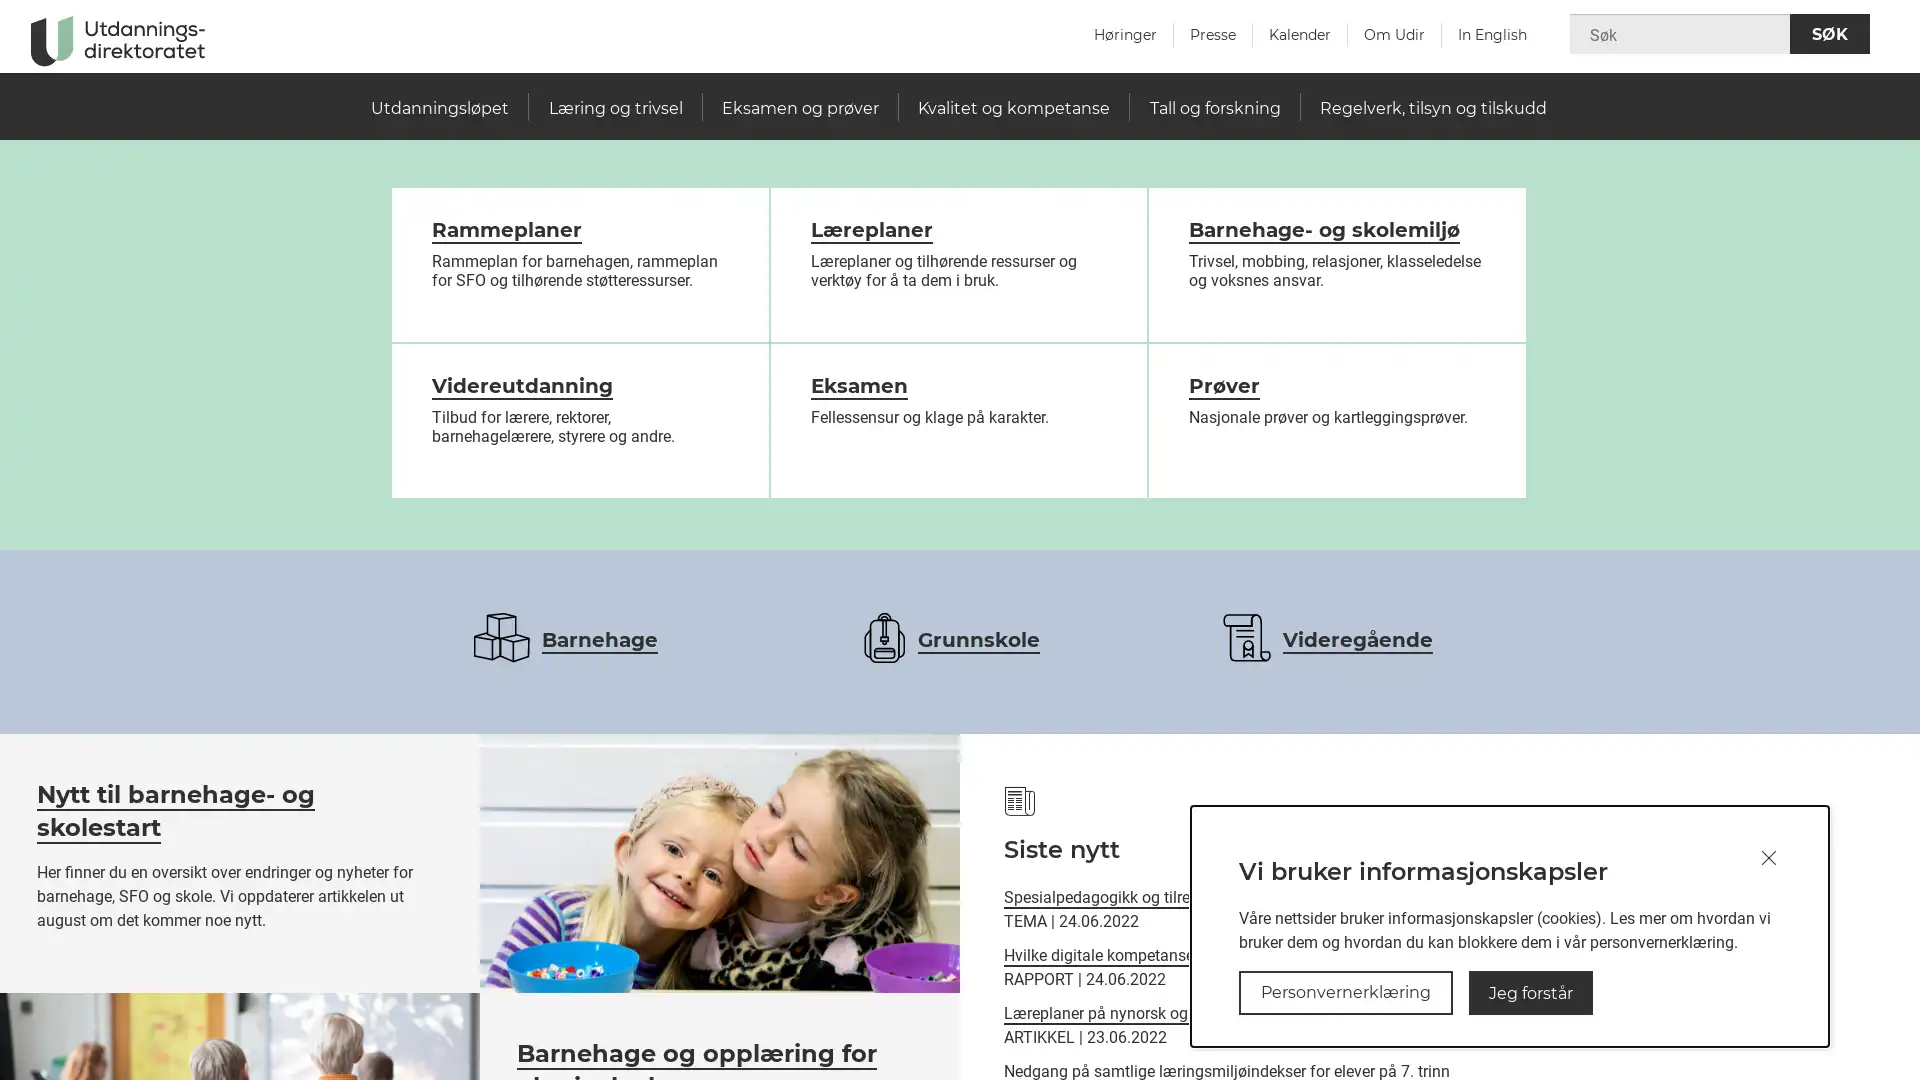 This screenshot has height=1080, width=1920. I want to click on Utdanningslpet, so click(439, 108).